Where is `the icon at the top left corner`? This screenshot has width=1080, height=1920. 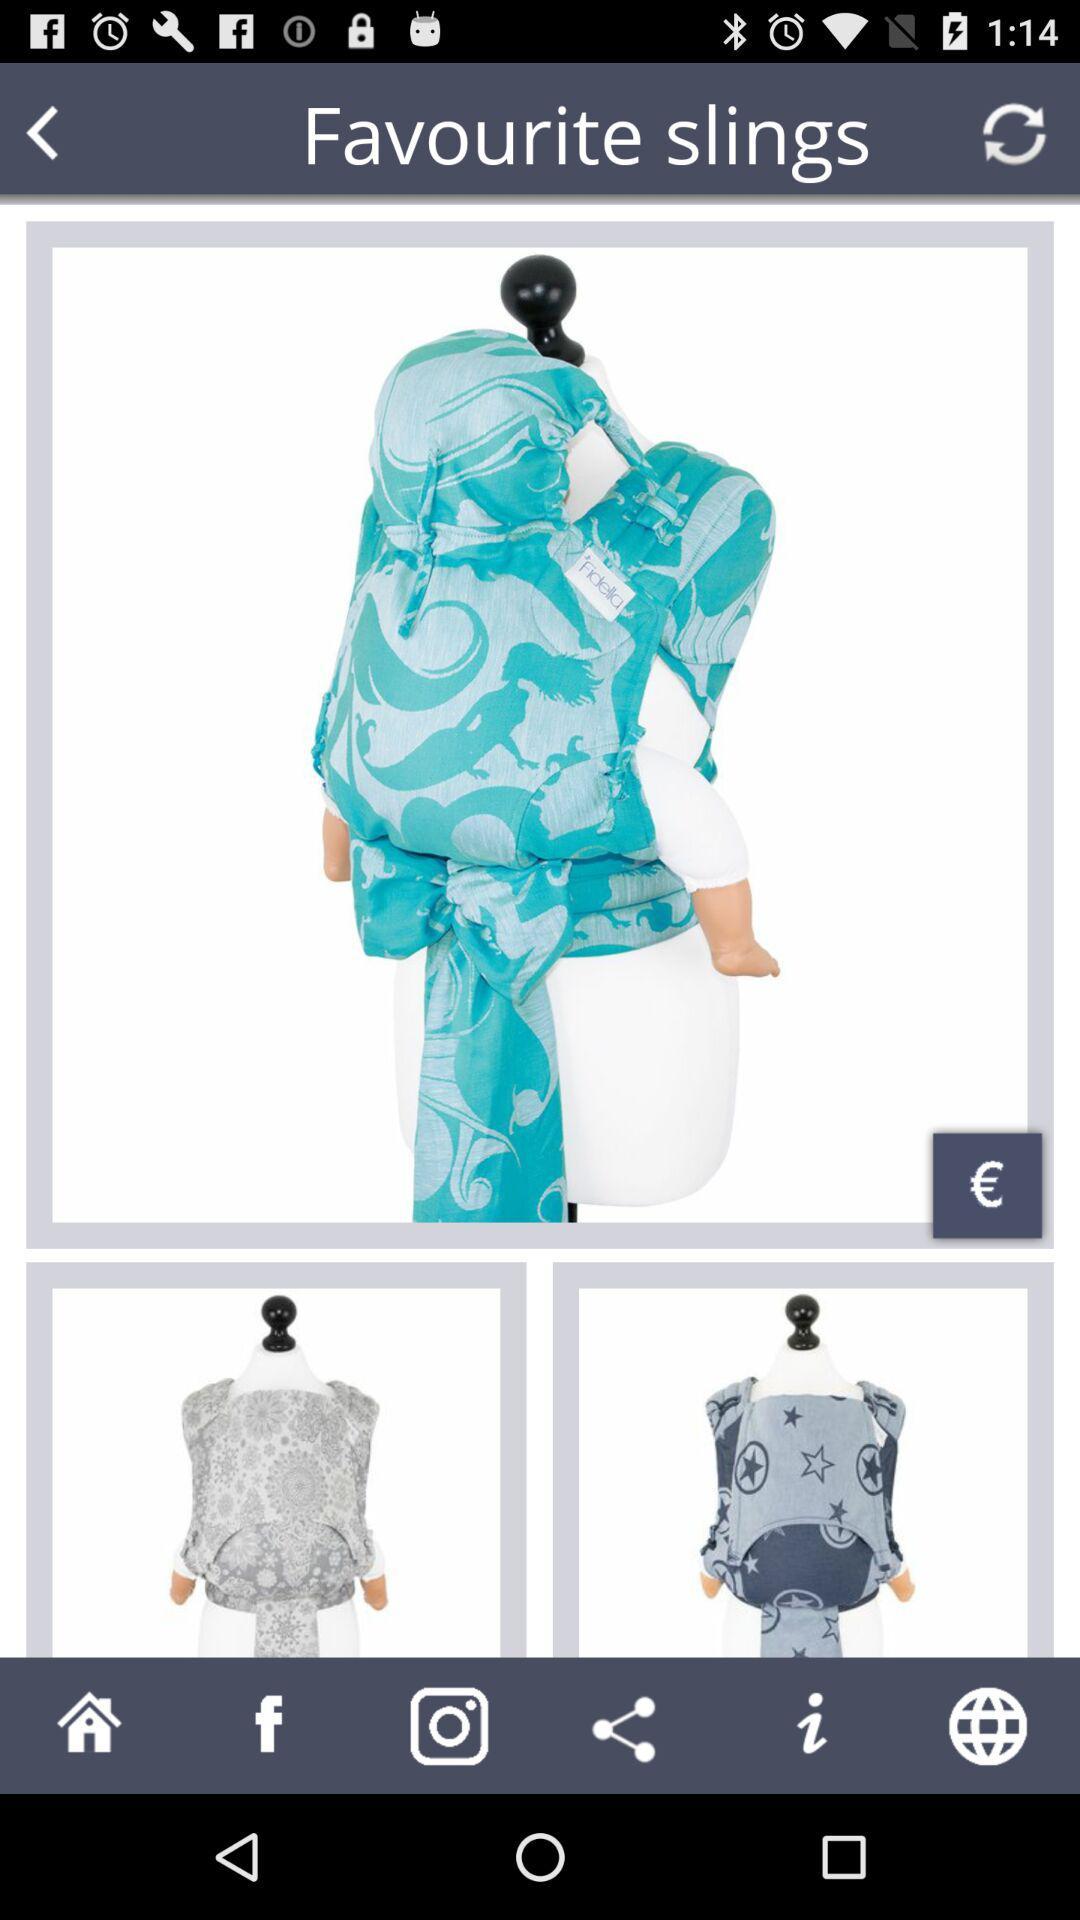 the icon at the top left corner is located at coordinates (80, 132).